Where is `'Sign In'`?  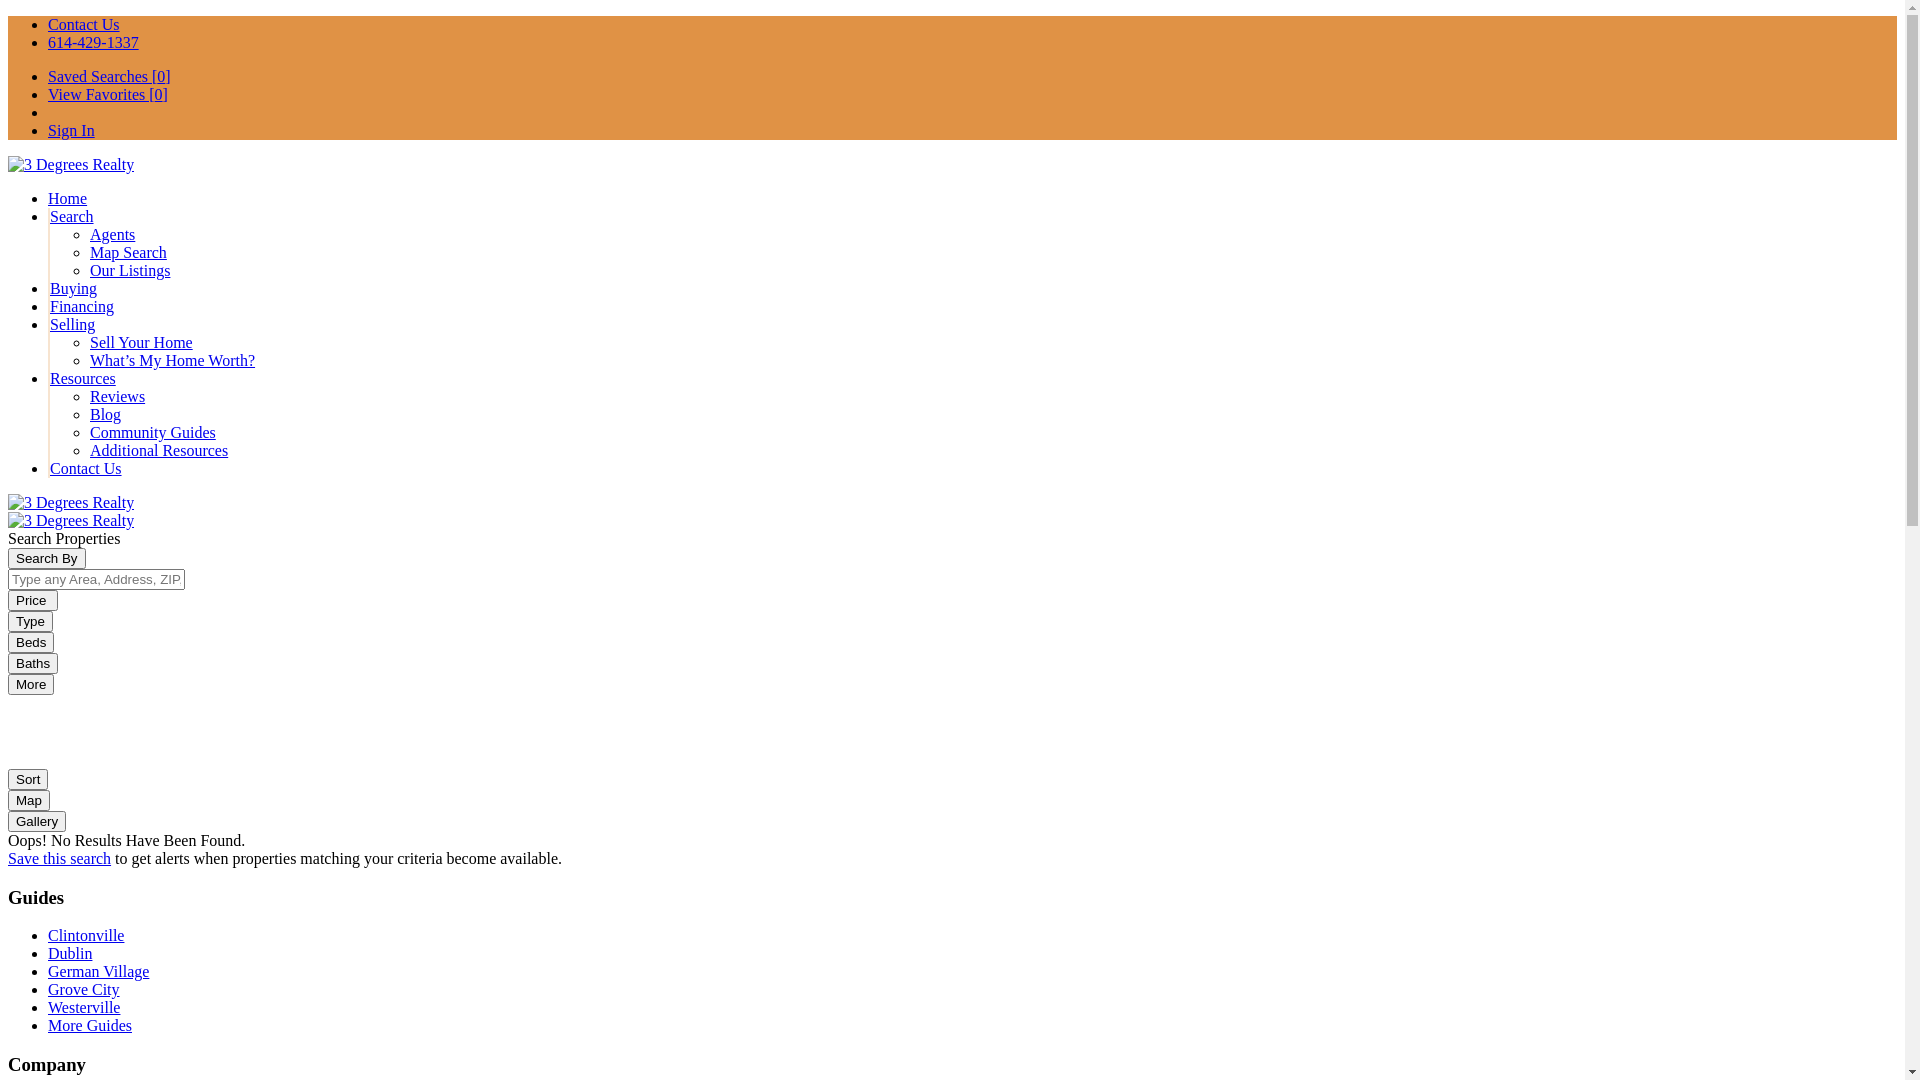 'Sign In' is located at coordinates (48, 130).